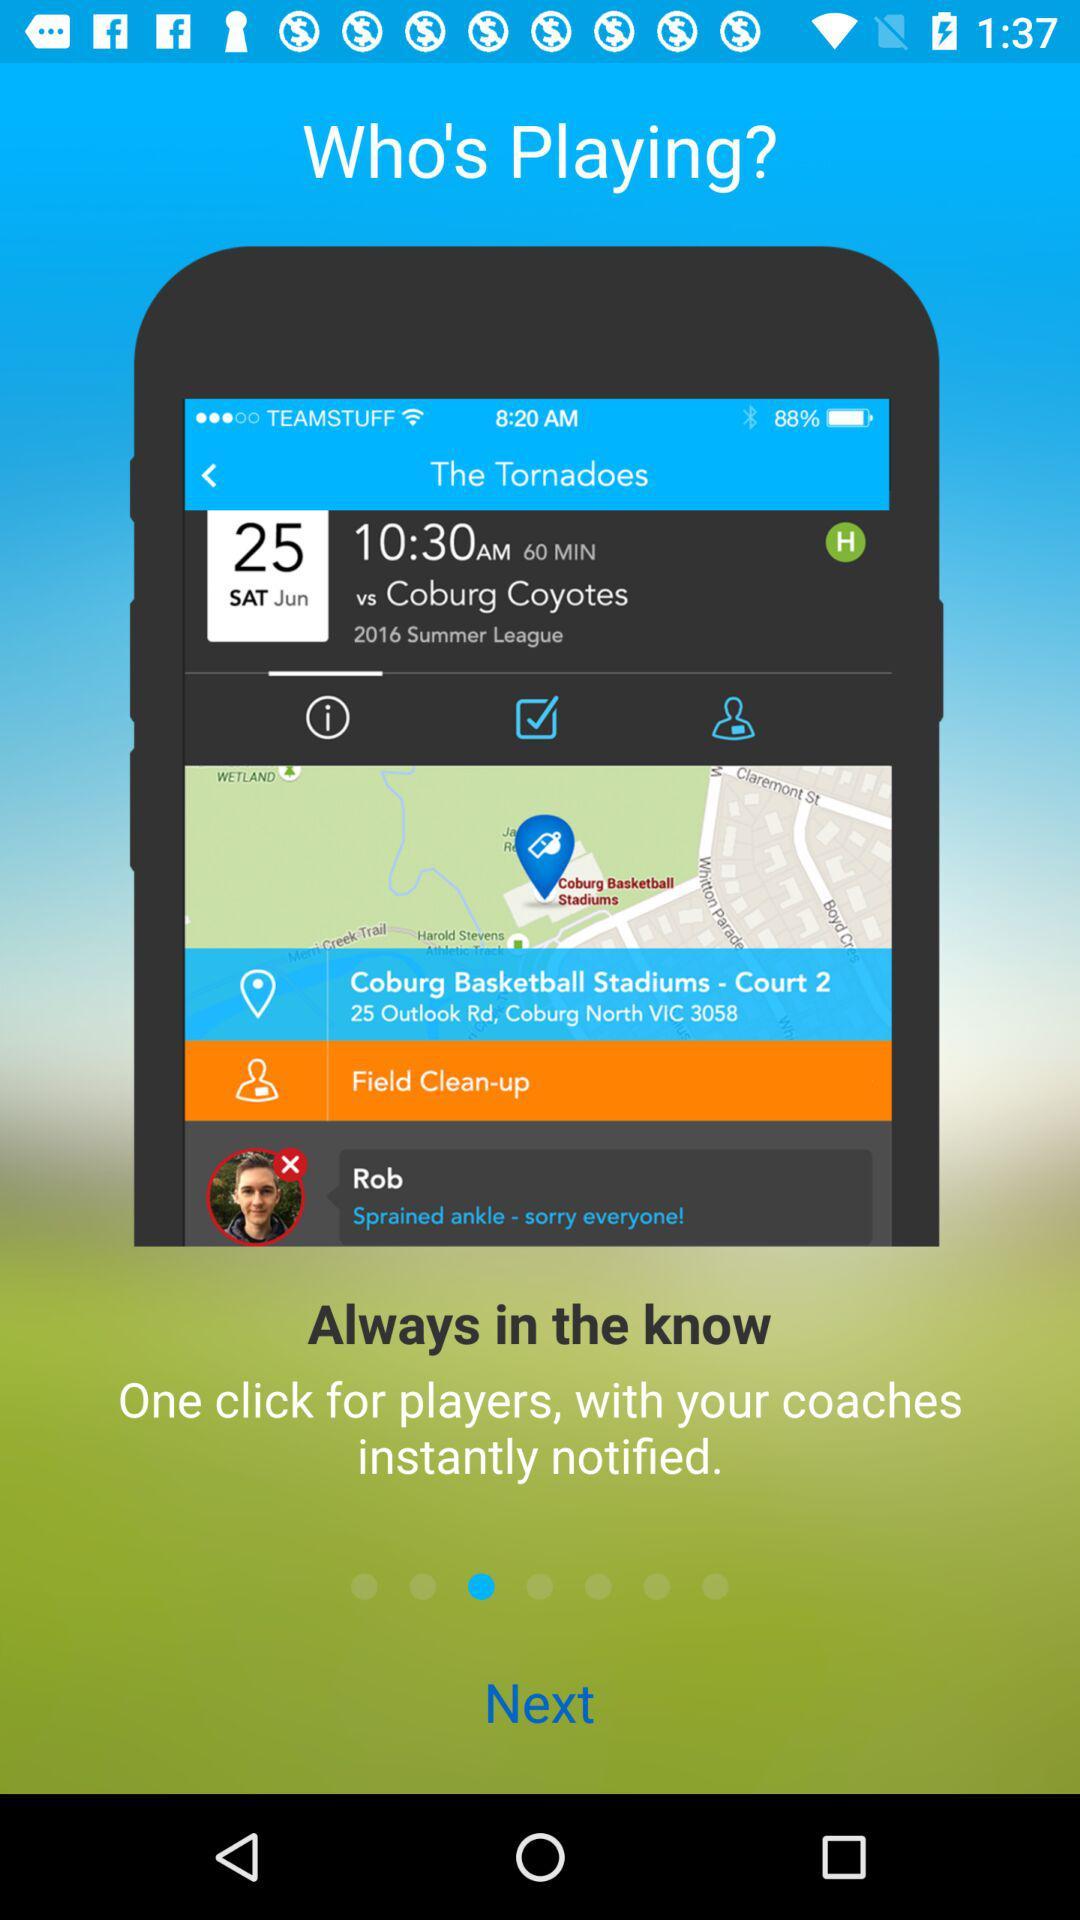 The height and width of the screenshot is (1920, 1080). I want to click on the icon below one click for item, so click(597, 1585).